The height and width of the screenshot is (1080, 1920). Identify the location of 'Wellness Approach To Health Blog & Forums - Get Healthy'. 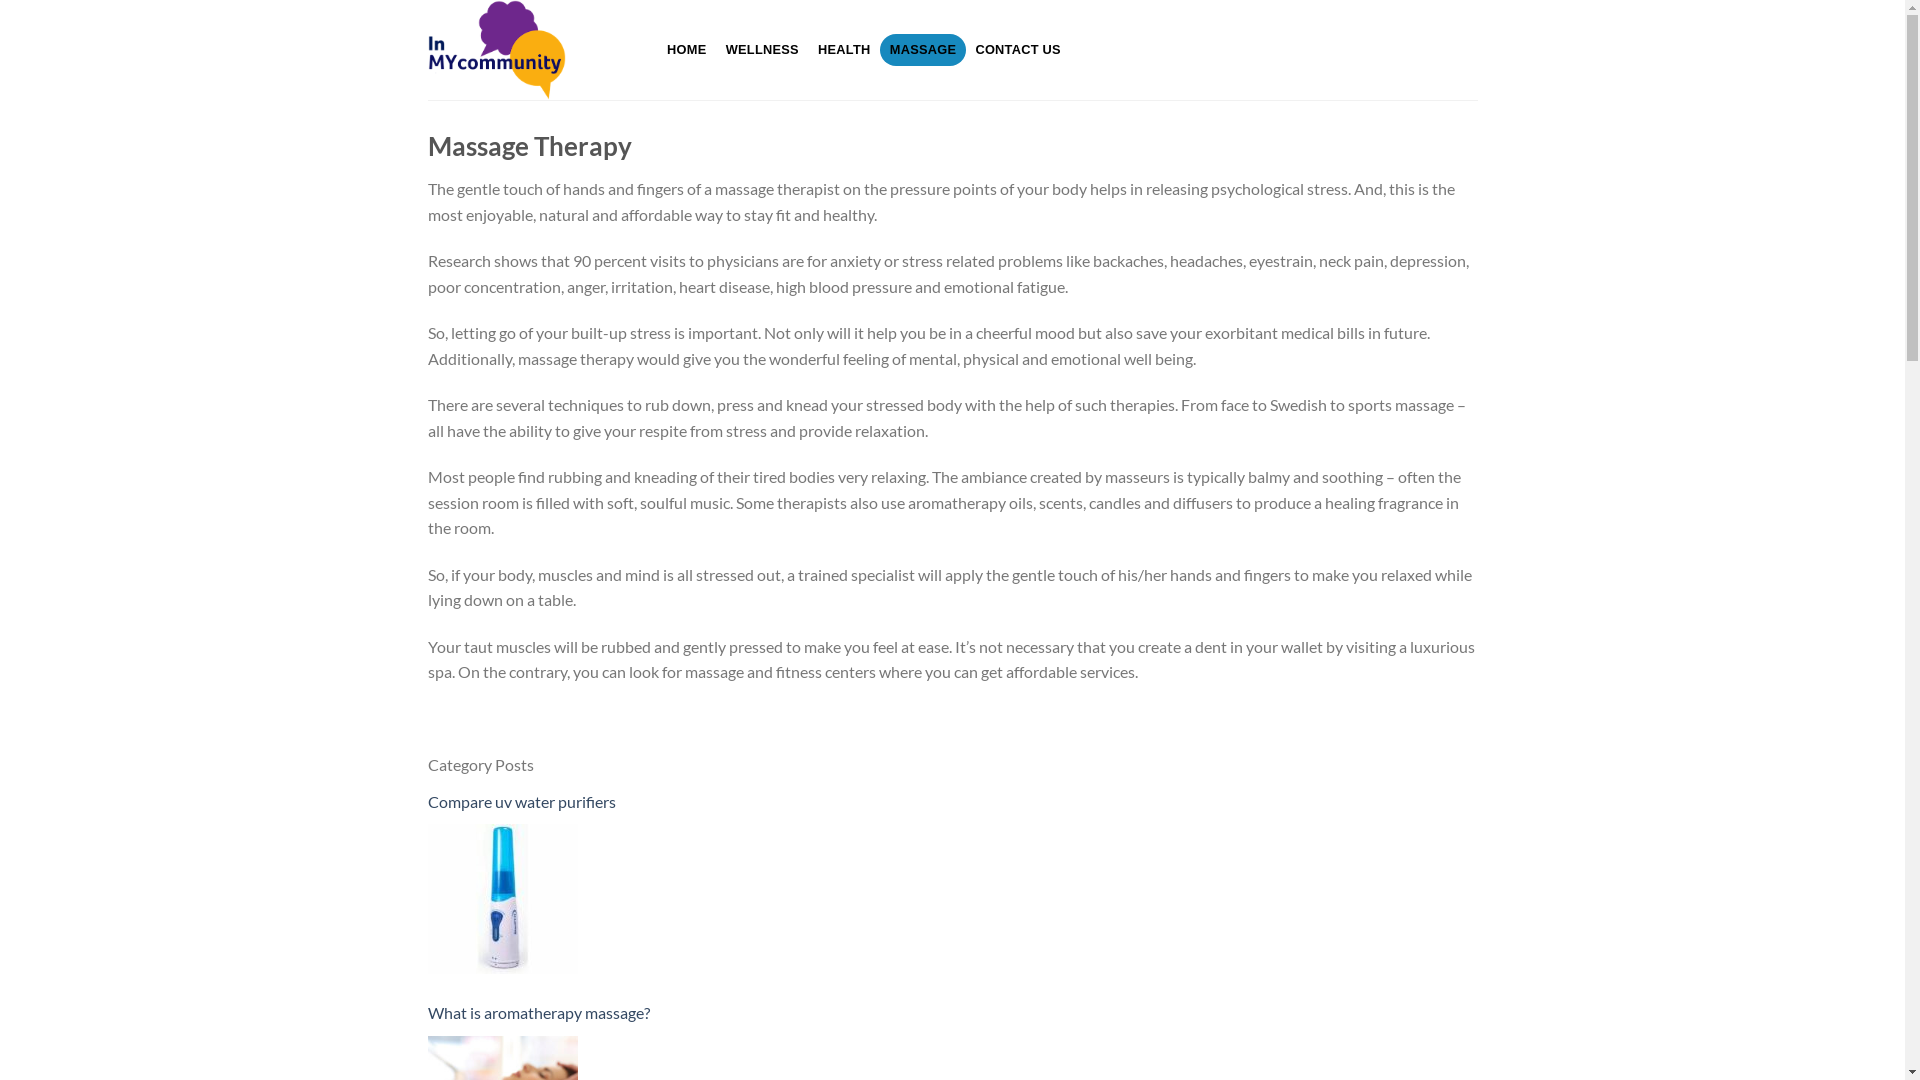
(426, 49).